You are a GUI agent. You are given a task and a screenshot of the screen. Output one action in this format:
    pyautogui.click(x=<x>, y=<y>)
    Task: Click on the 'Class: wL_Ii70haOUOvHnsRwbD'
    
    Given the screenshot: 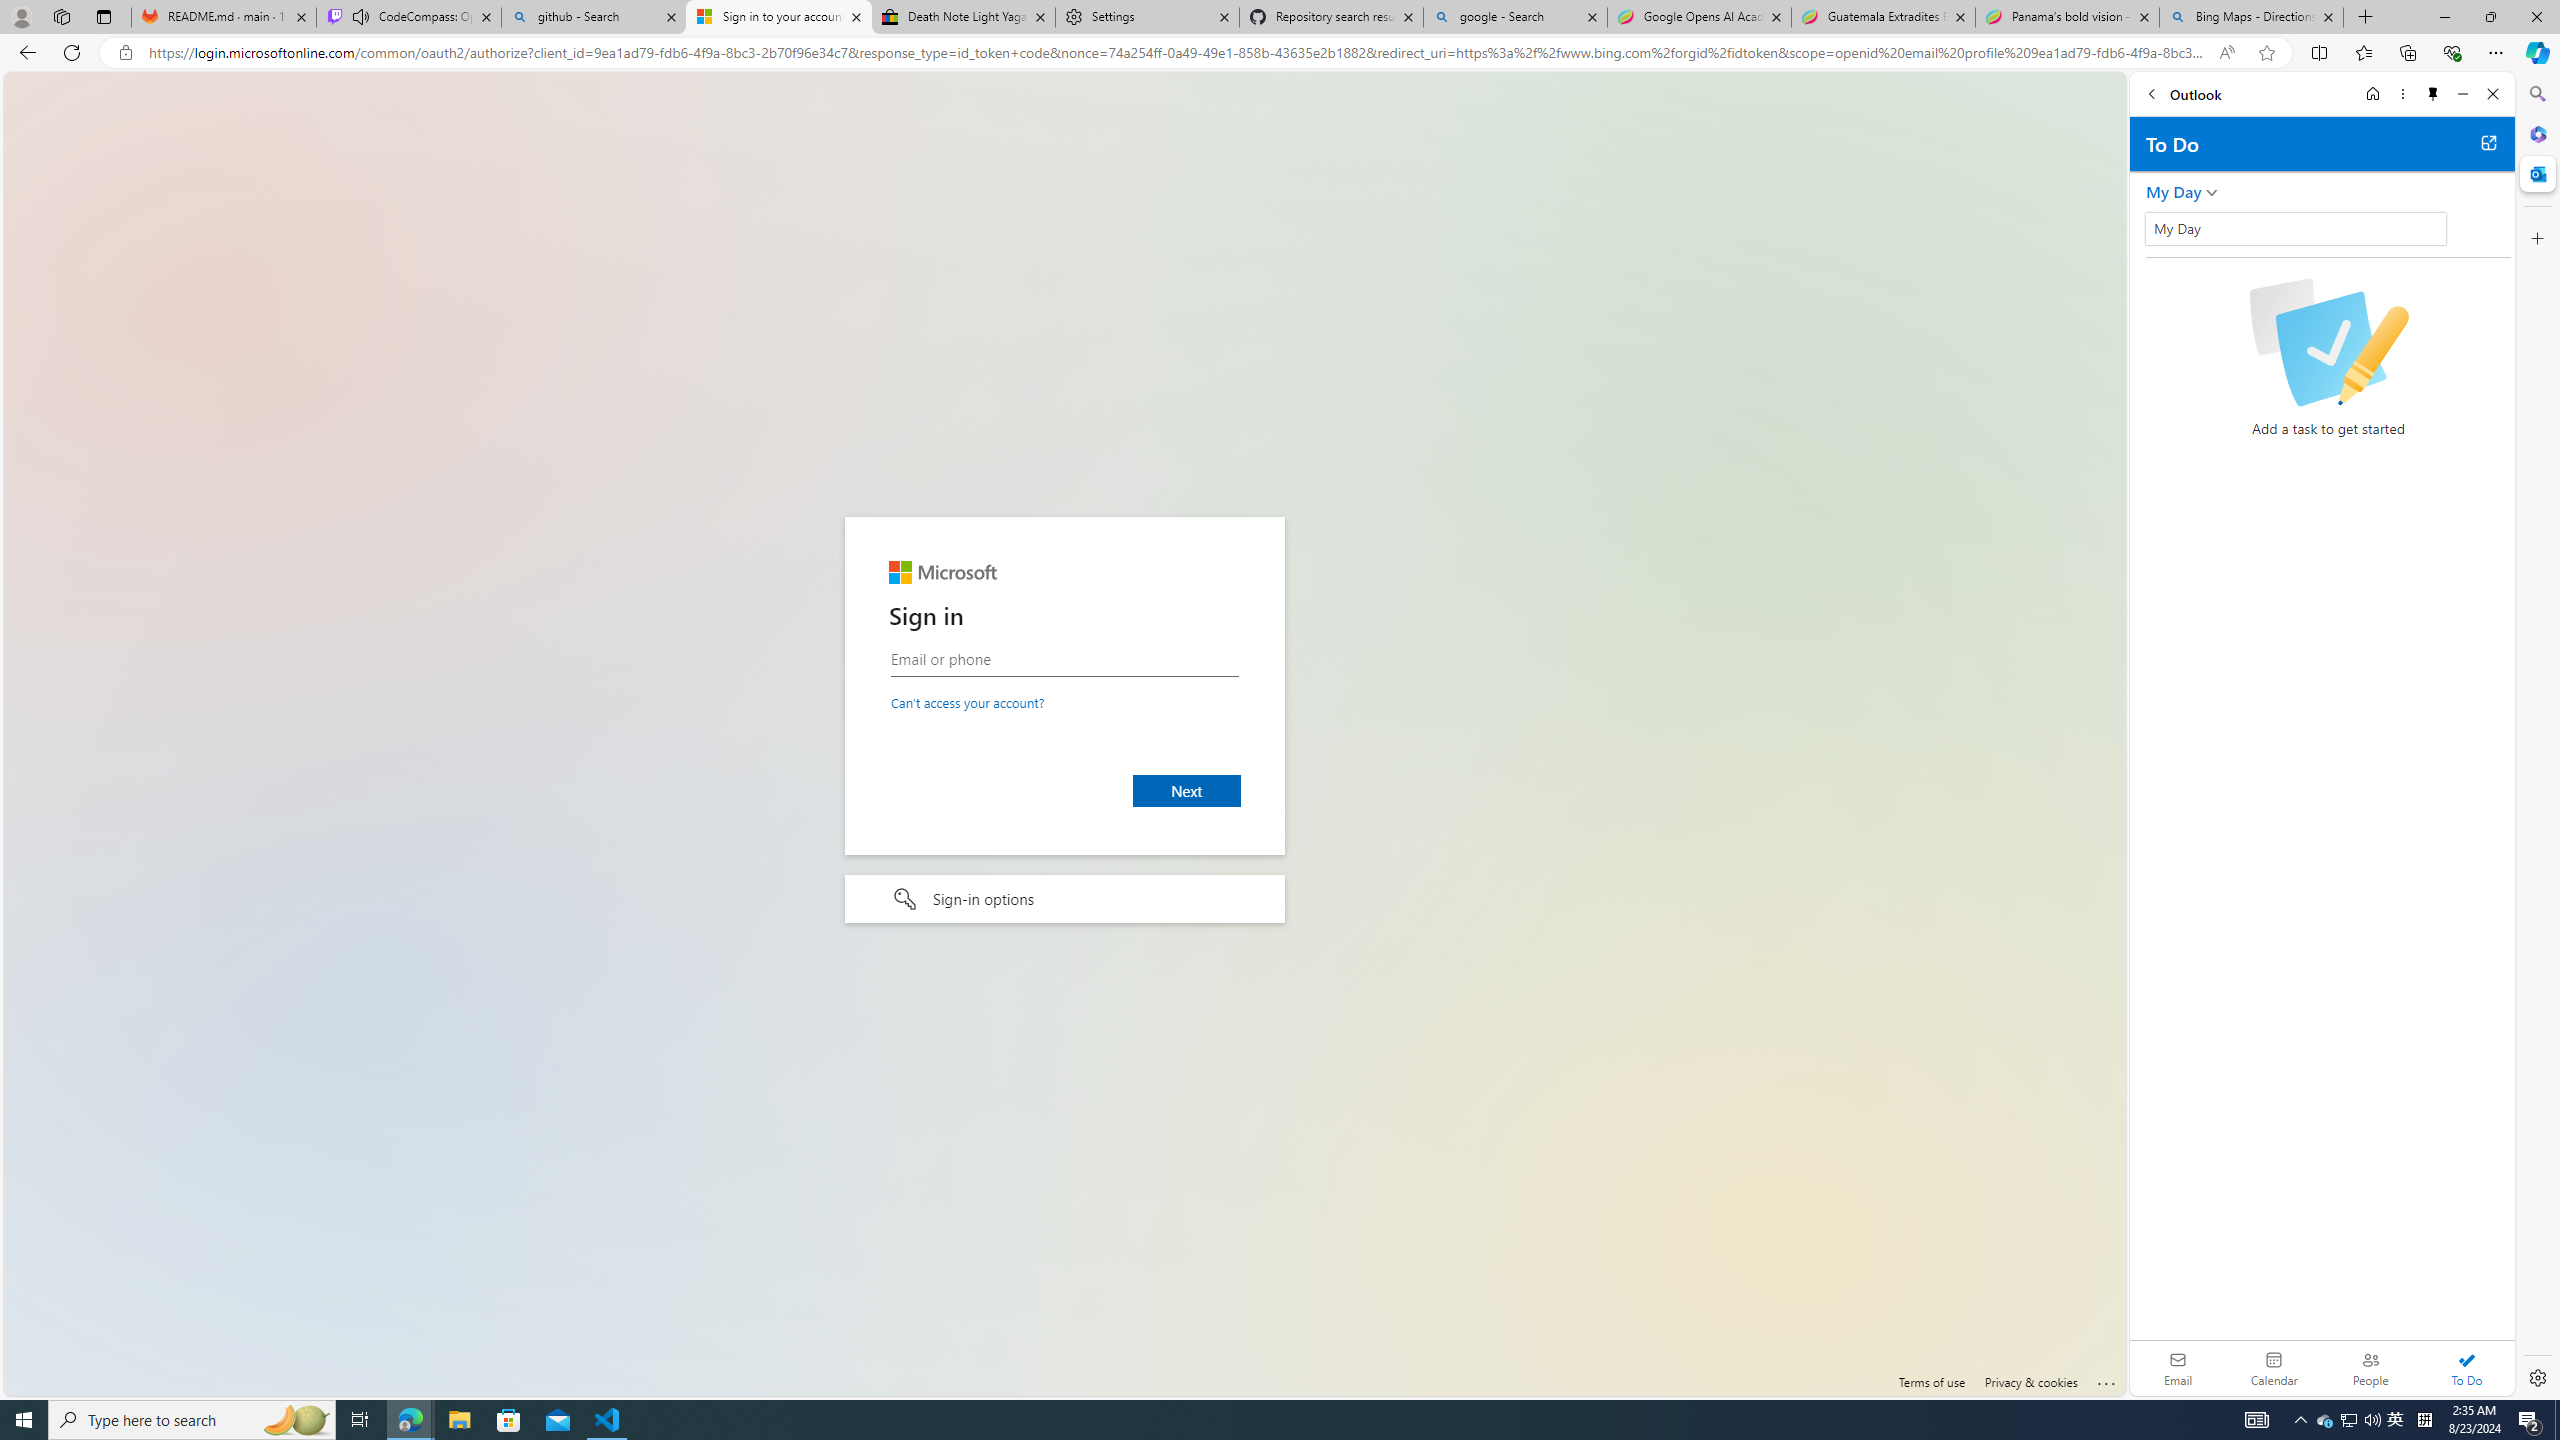 What is the action you would take?
    pyautogui.click(x=2295, y=227)
    